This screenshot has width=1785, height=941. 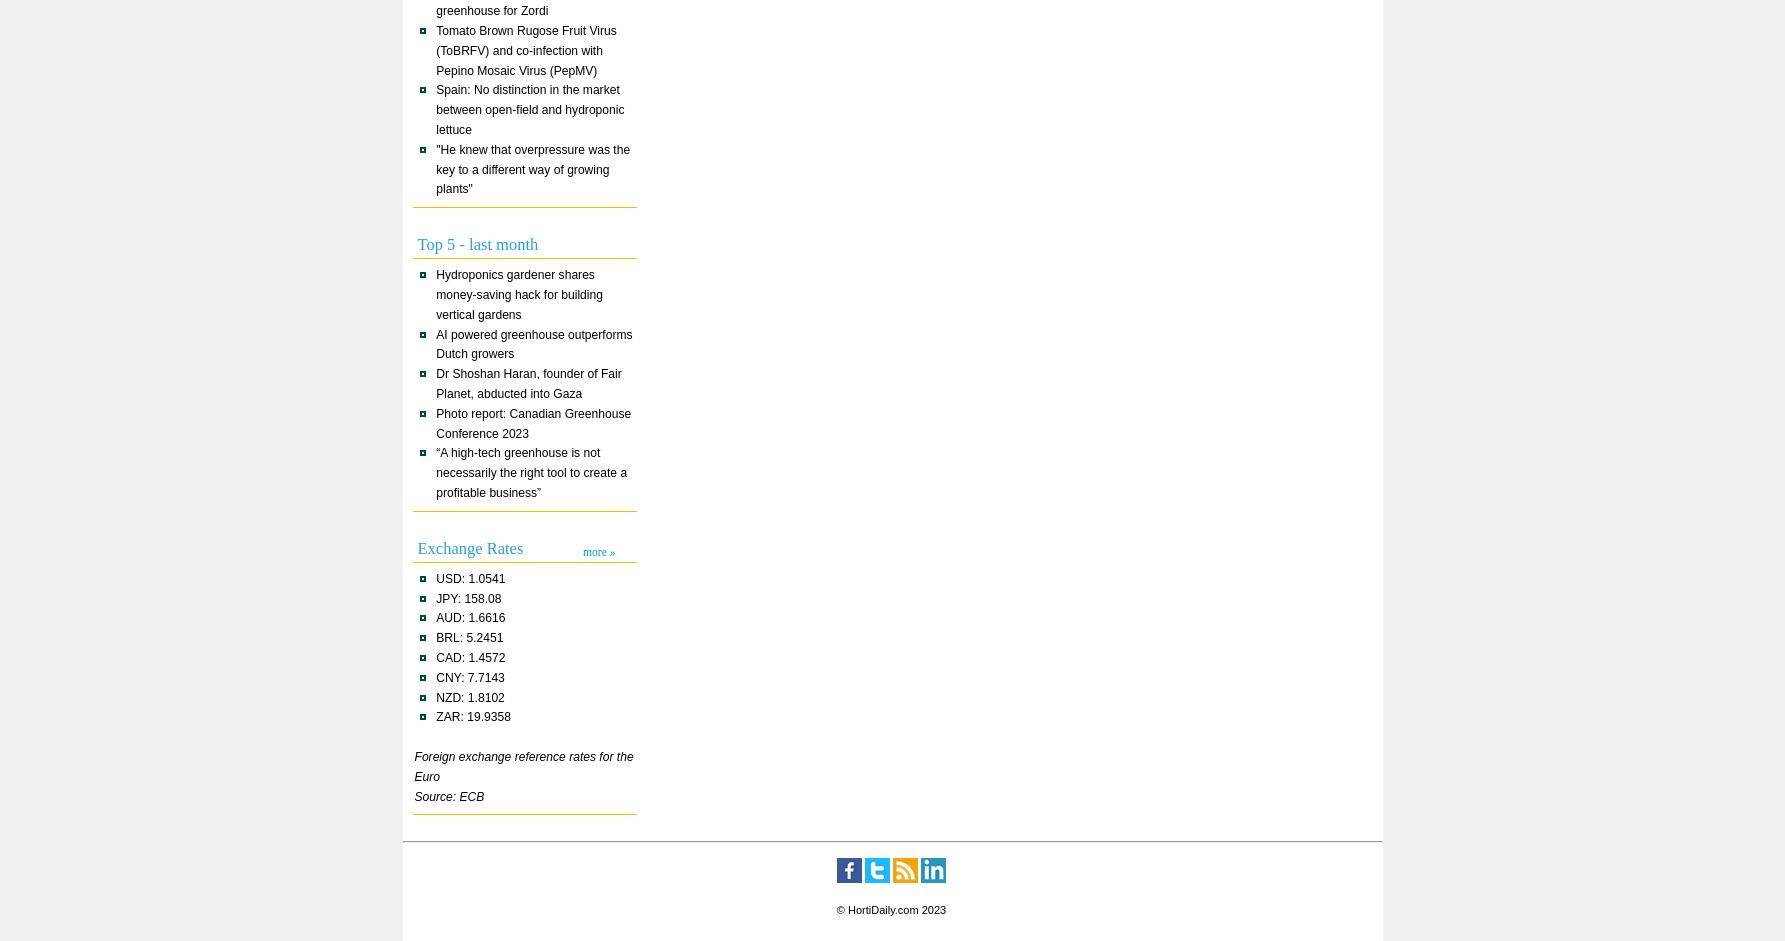 I want to click on 'AI powered greenhouse outperforms Dutch growers', so click(x=534, y=344).